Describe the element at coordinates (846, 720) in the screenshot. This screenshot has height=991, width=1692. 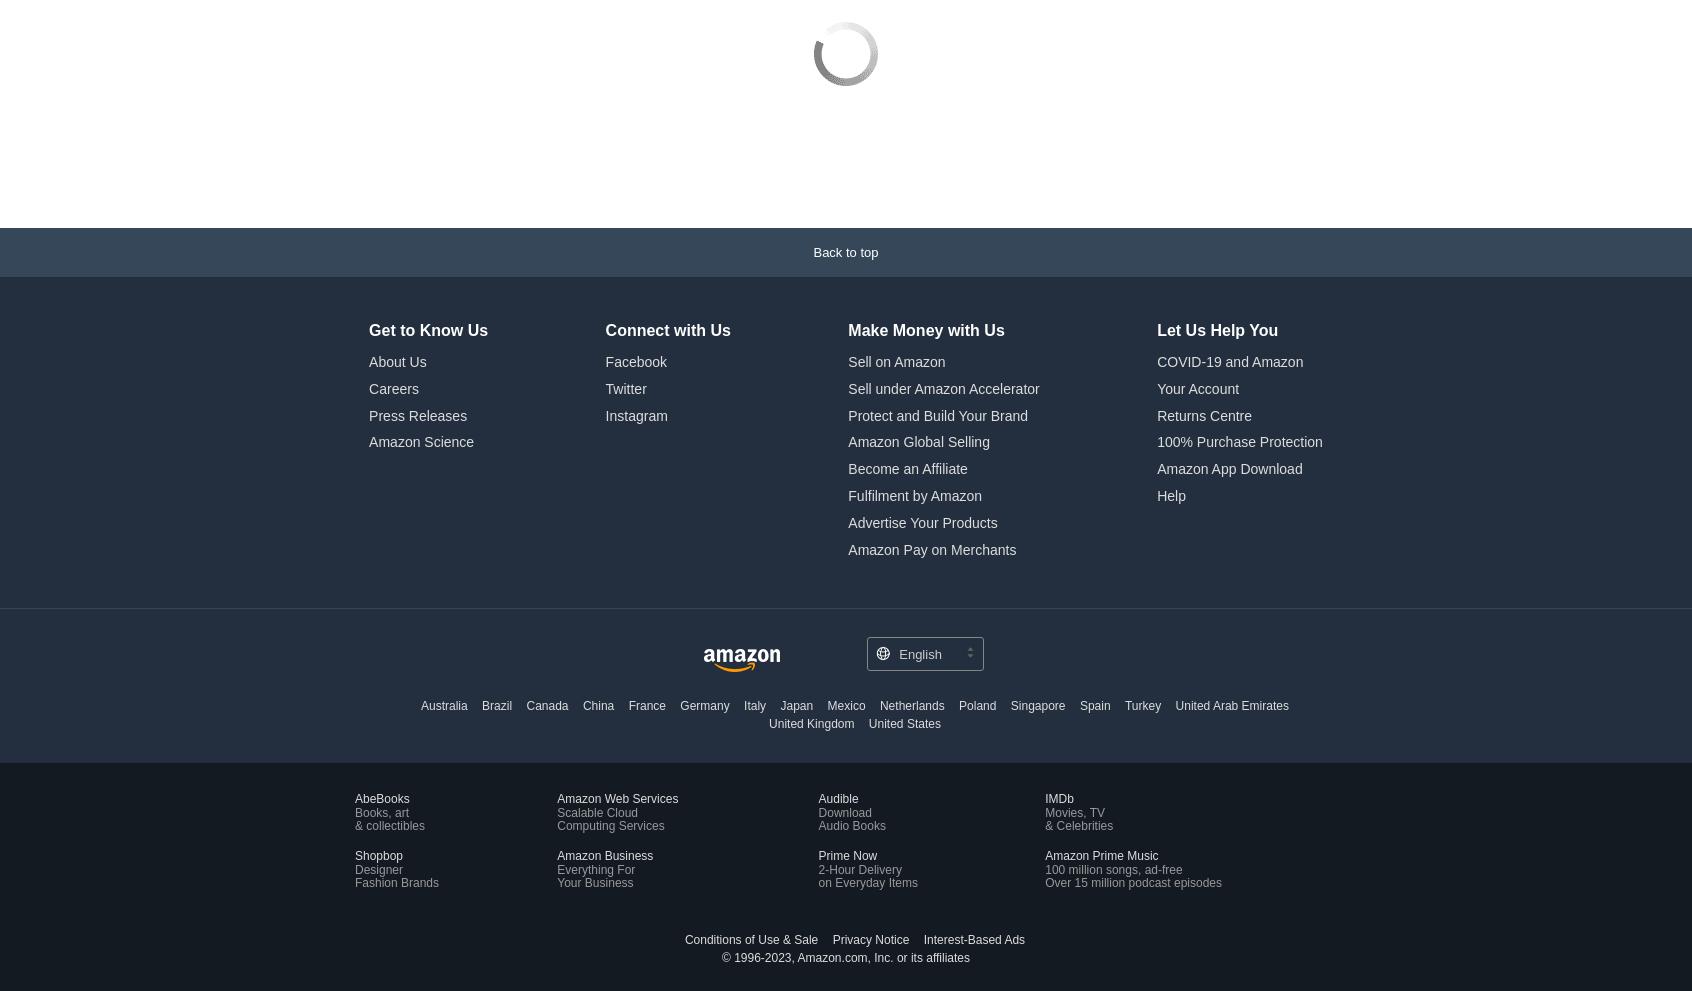
I see `'Prime Now'` at that location.